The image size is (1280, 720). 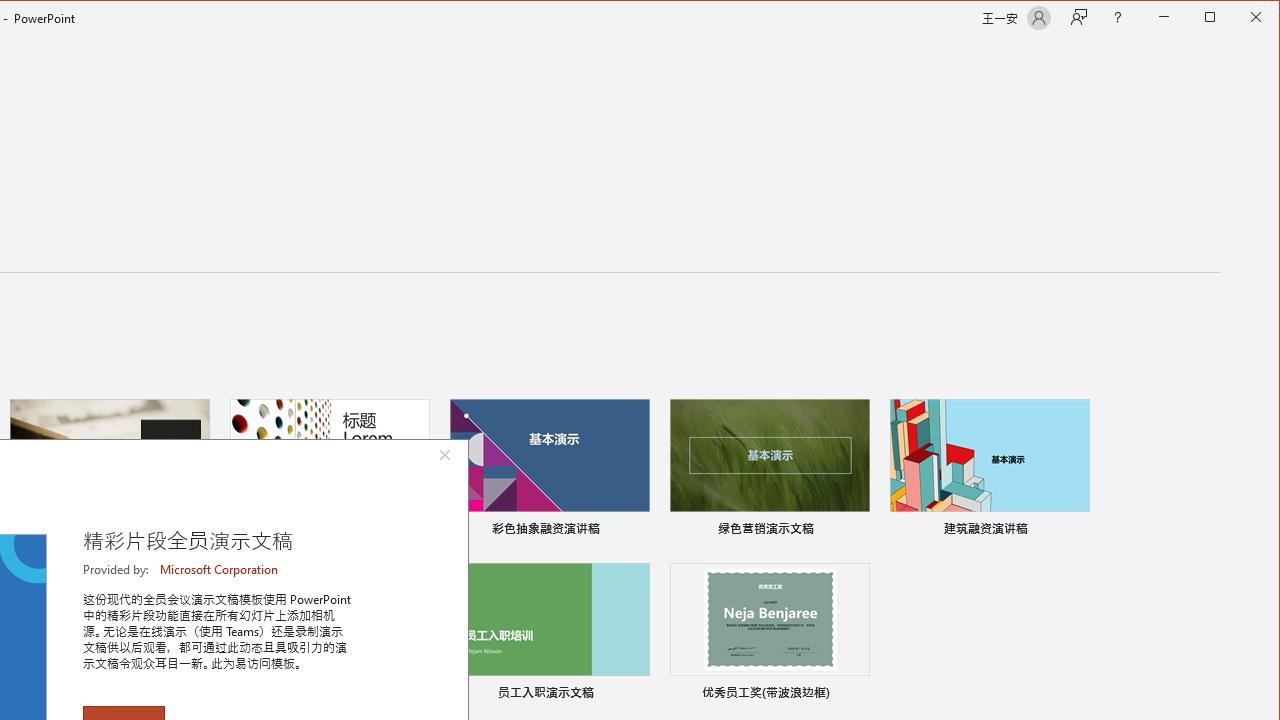 What do you see at coordinates (1238, 19) in the screenshot?
I see `'Maximize'` at bounding box center [1238, 19].